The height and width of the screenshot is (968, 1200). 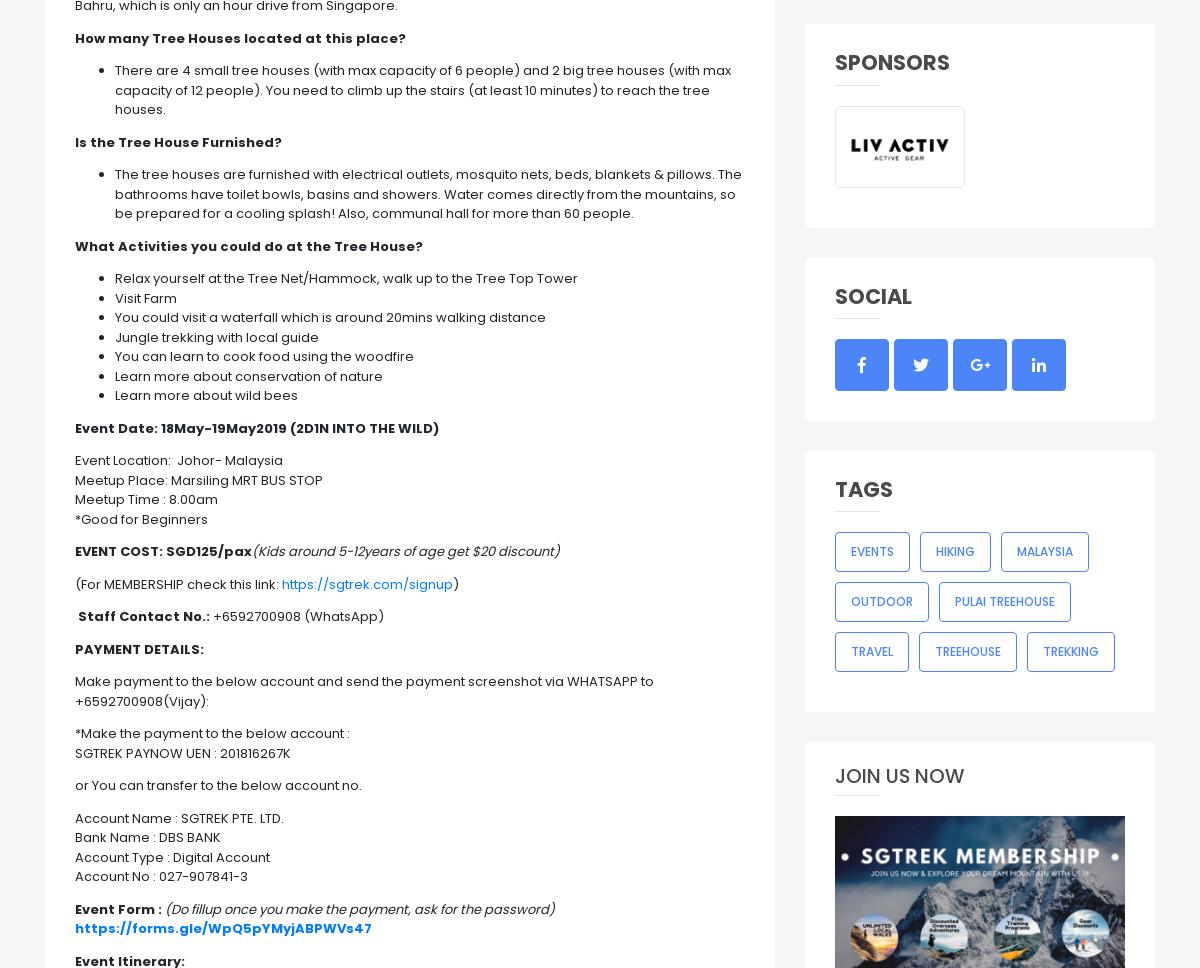 I want to click on 'SGD125/pax', so click(x=161, y=550).